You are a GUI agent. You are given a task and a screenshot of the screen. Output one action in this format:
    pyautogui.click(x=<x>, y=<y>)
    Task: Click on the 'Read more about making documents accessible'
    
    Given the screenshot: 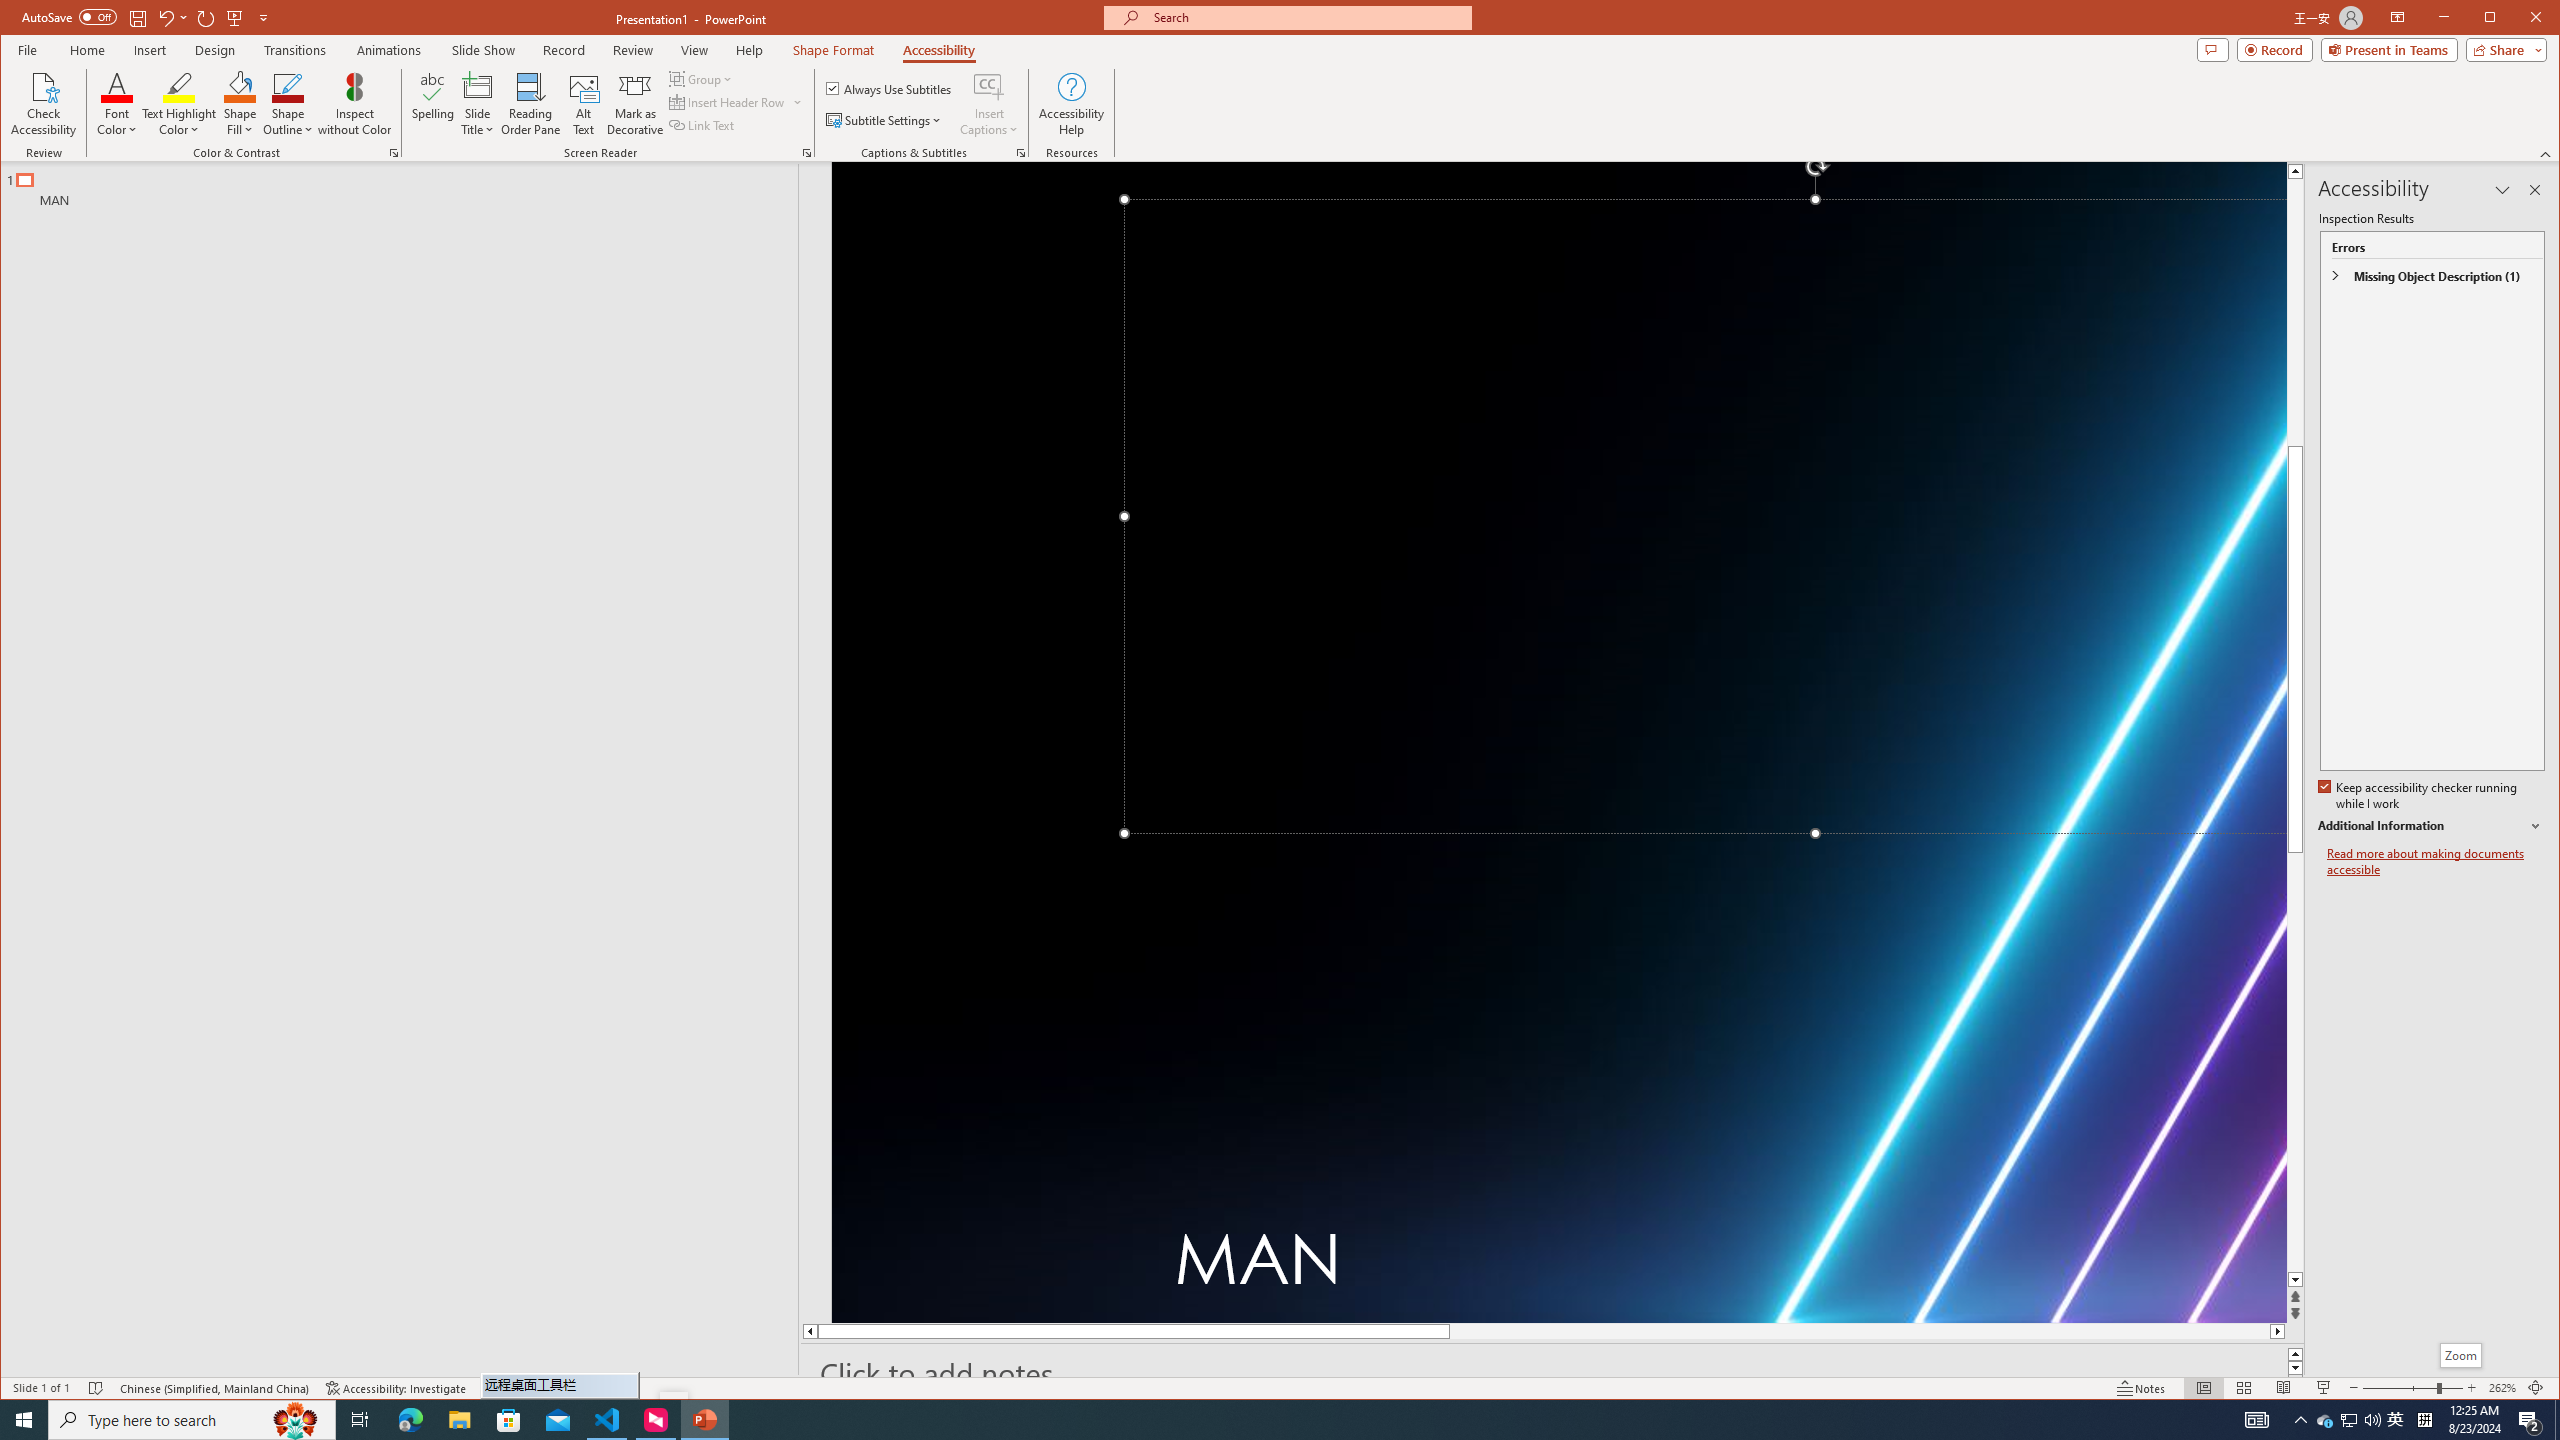 What is the action you would take?
    pyautogui.click(x=2434, y=861)
    